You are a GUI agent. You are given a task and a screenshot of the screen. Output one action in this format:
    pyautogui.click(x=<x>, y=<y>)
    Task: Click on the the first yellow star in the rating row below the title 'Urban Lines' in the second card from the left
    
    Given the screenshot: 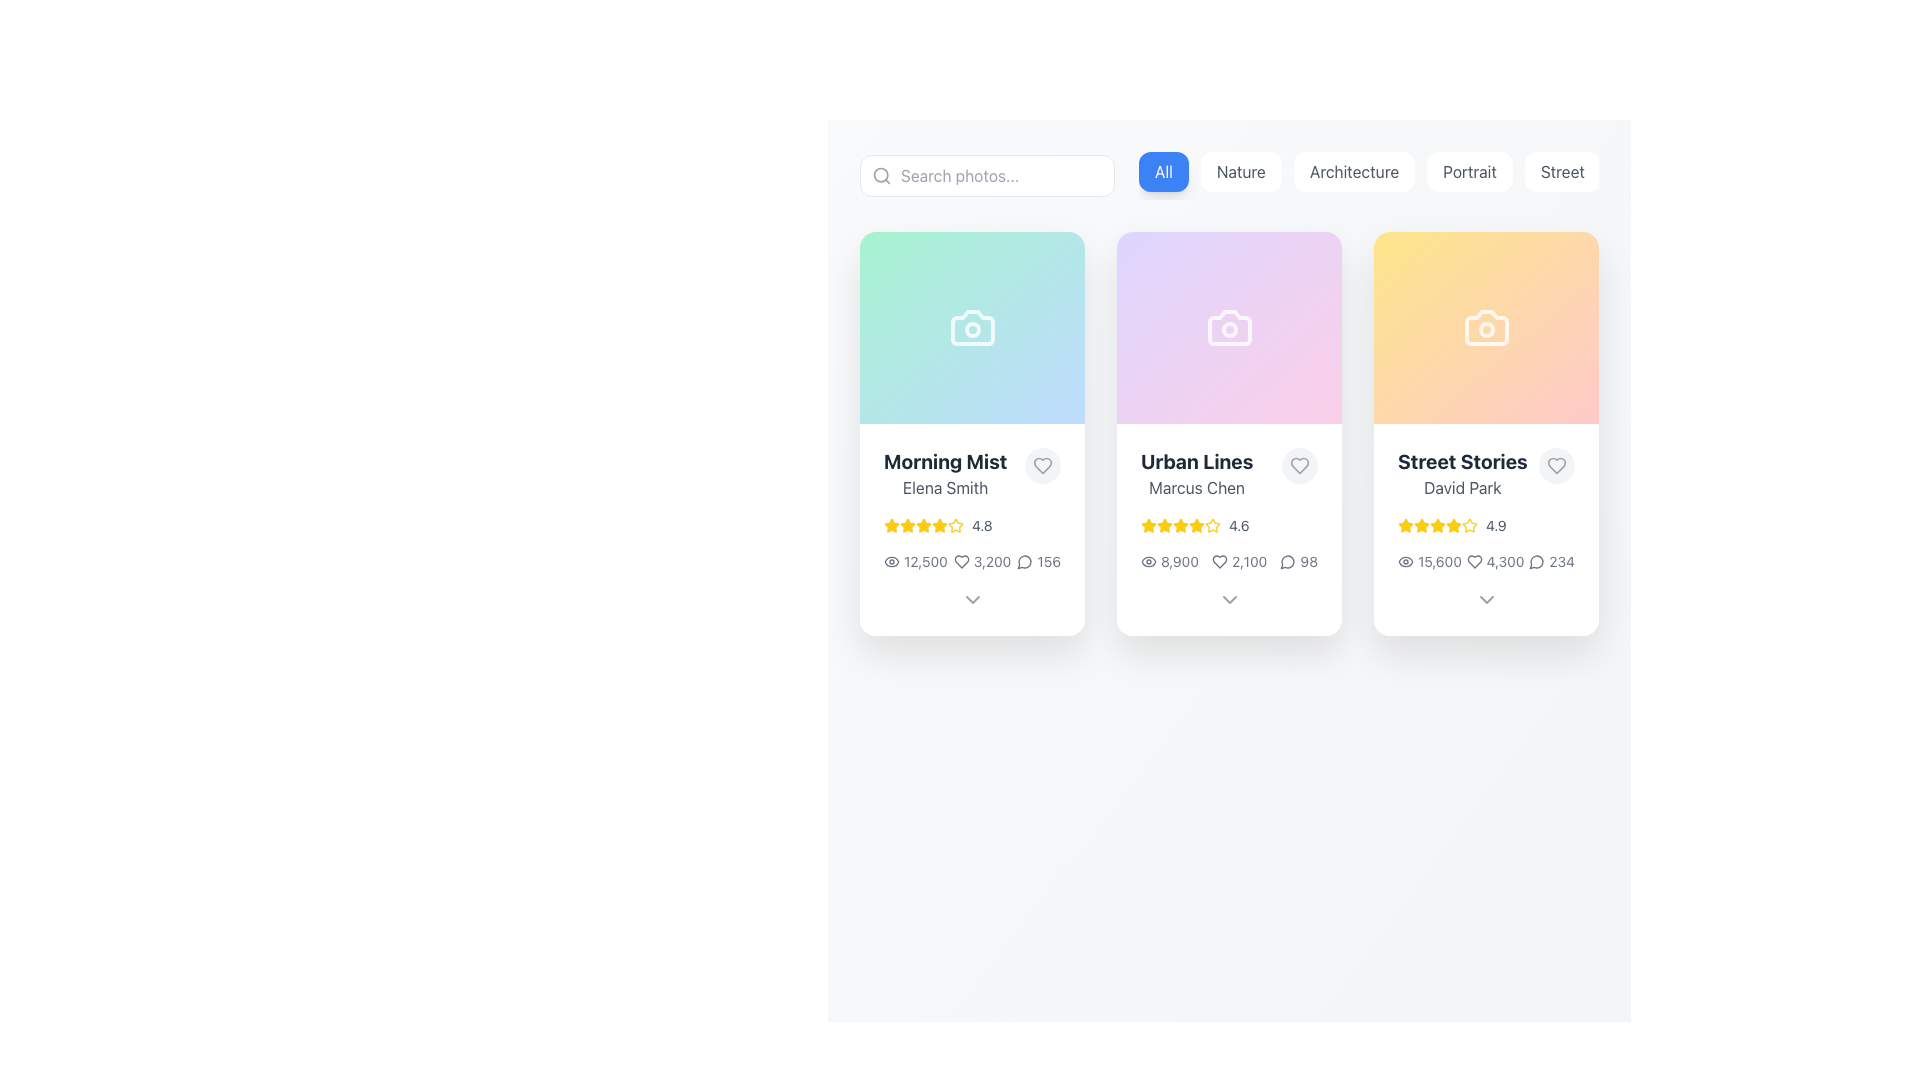 What is the action you would take?
    pyautogui.click(x=1148, y=524)
    